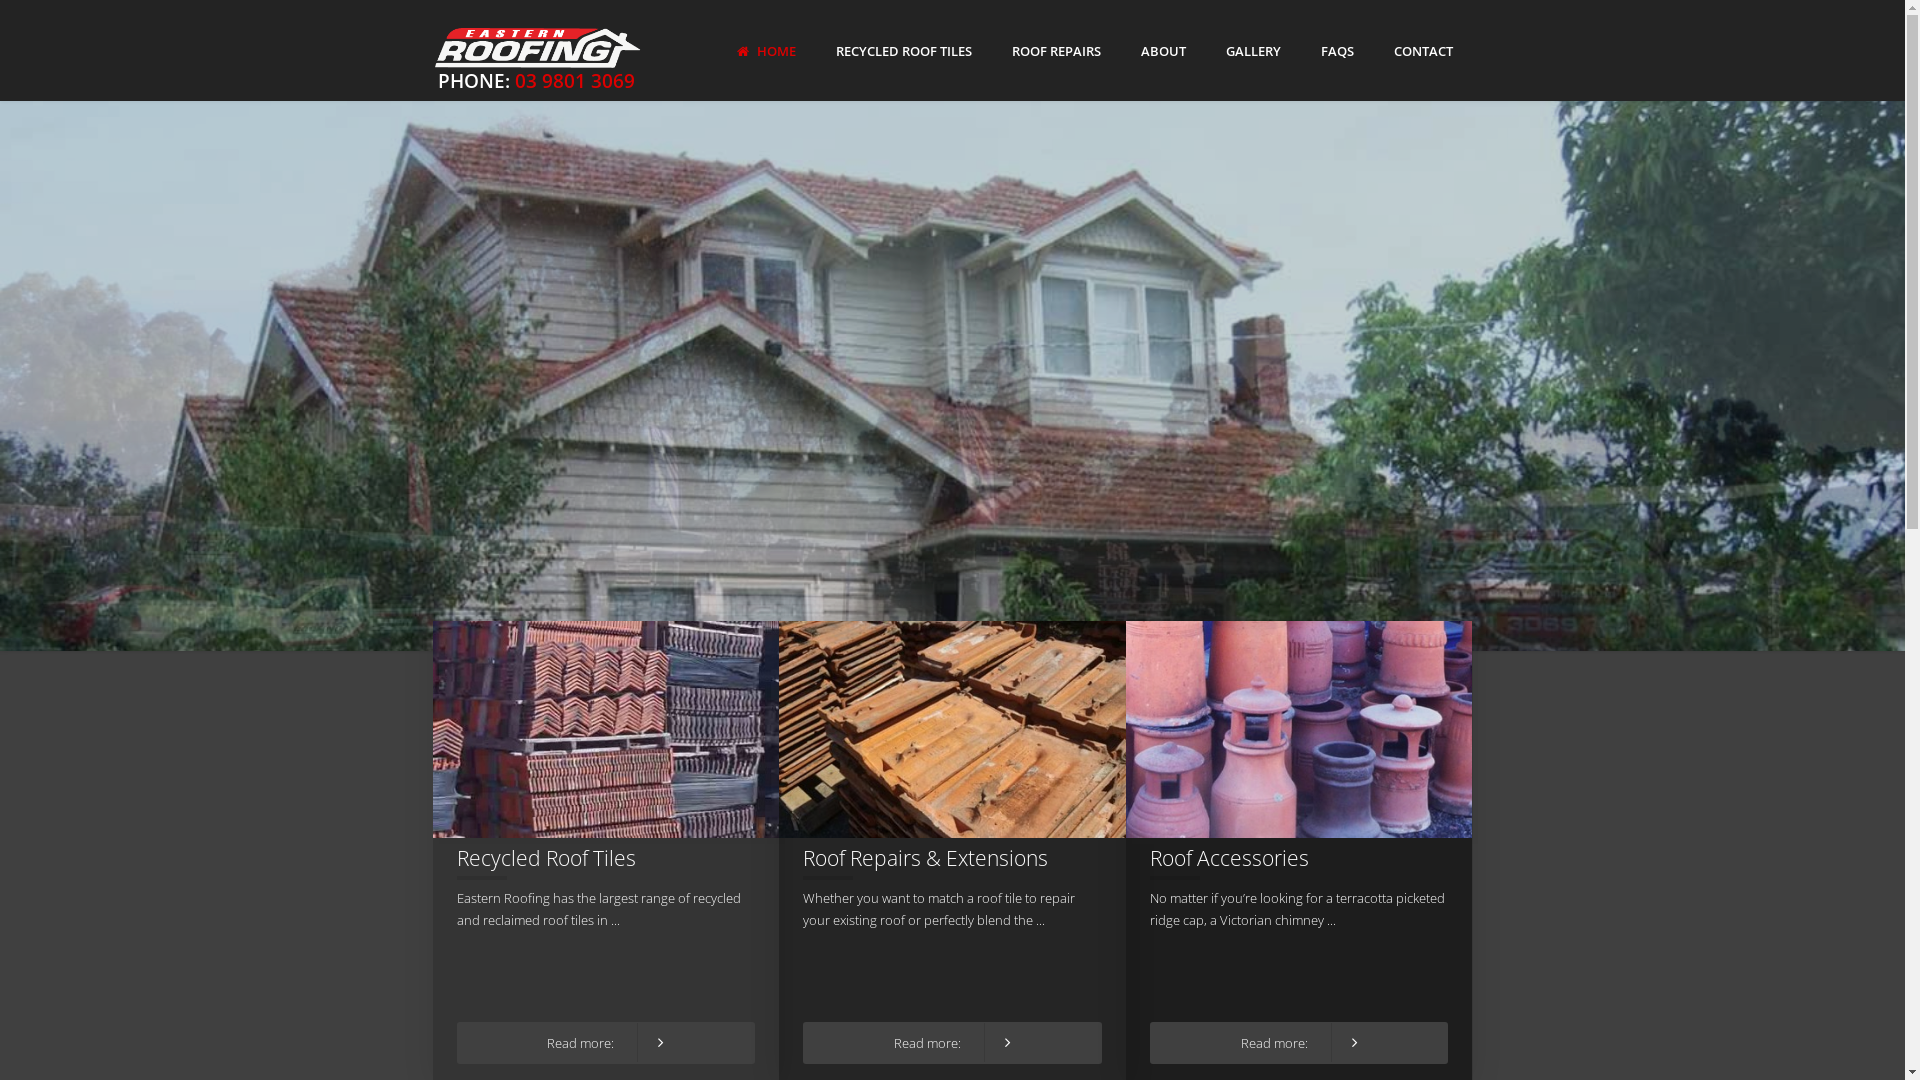  Describe the element at coordinates (513, 79) in the screenshot. I see `'03 9801 3069'` at that location.